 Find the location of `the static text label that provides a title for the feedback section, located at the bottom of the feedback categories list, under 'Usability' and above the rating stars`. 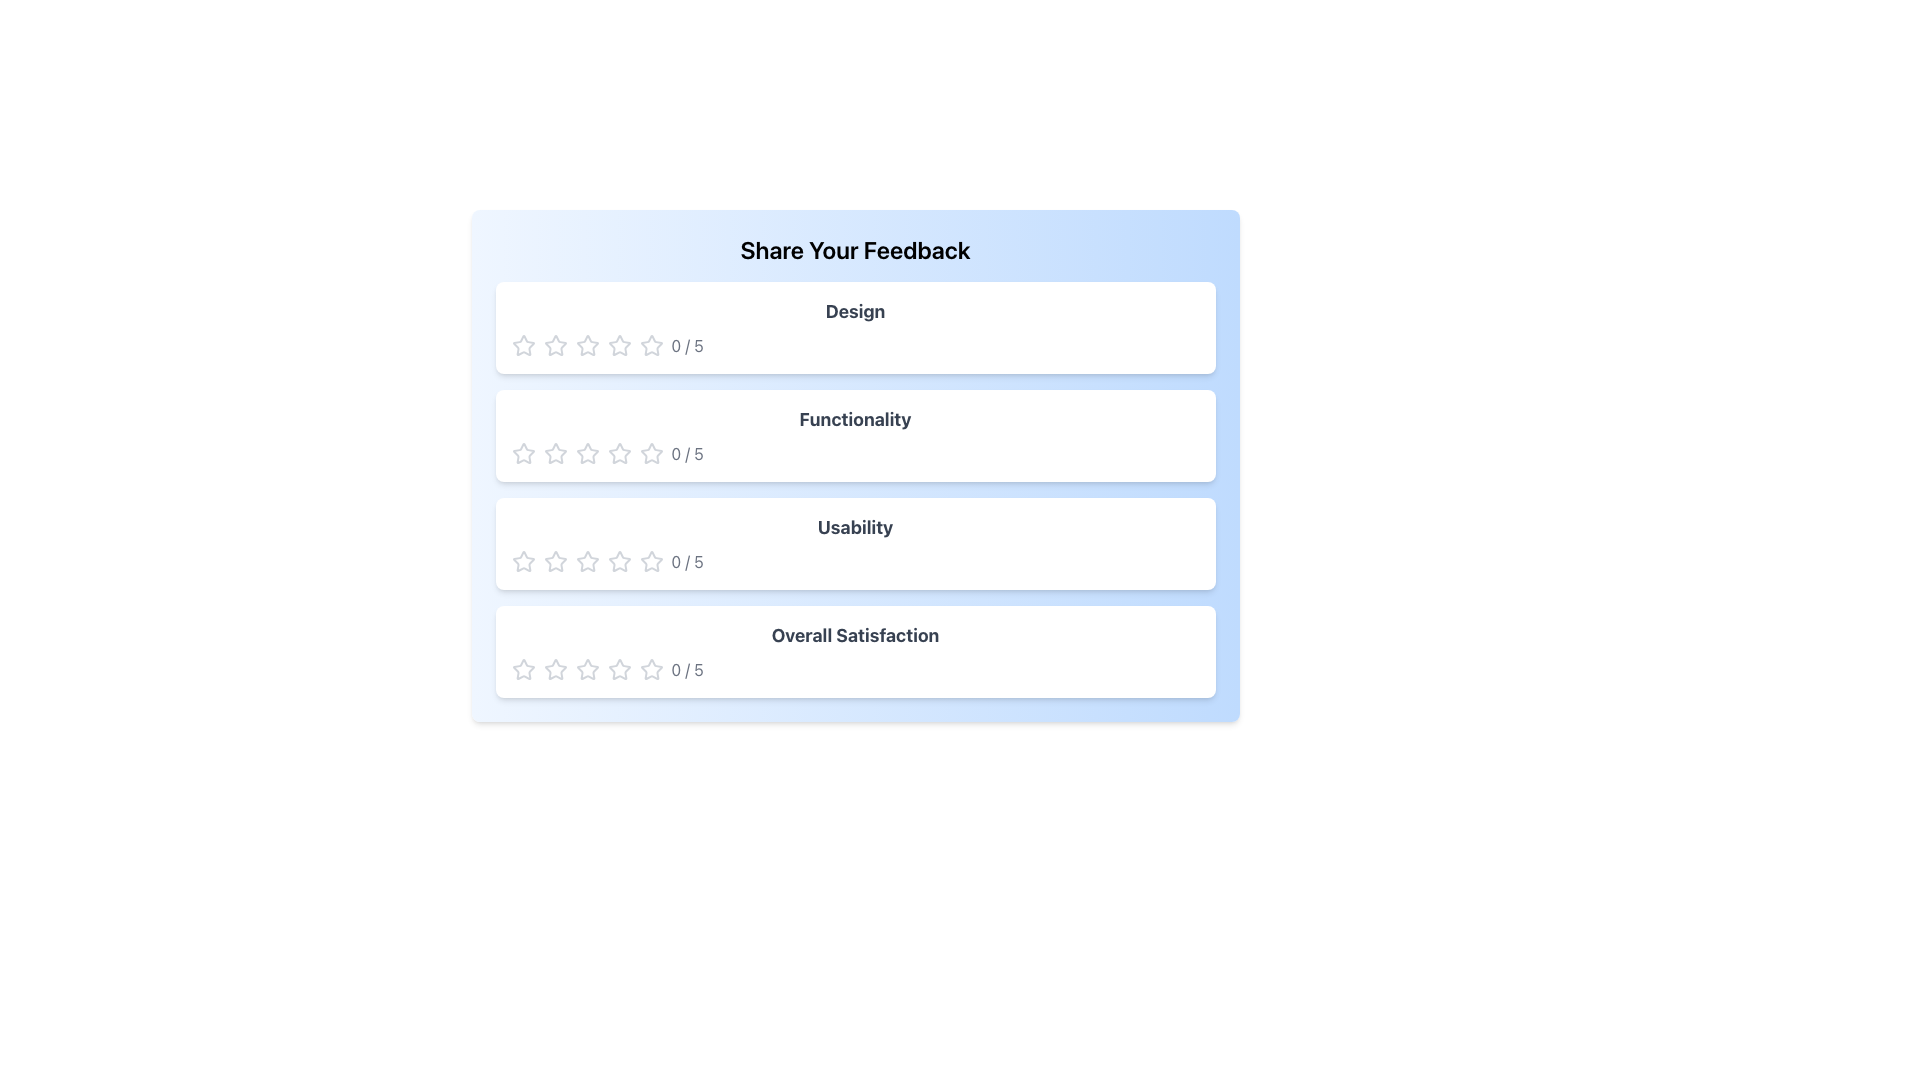

the static text label that provides a title for the feedback section, located at the bottom of the feedback categories list, under 'Usability' and above the rating stars is located at coordinates (855, 636).